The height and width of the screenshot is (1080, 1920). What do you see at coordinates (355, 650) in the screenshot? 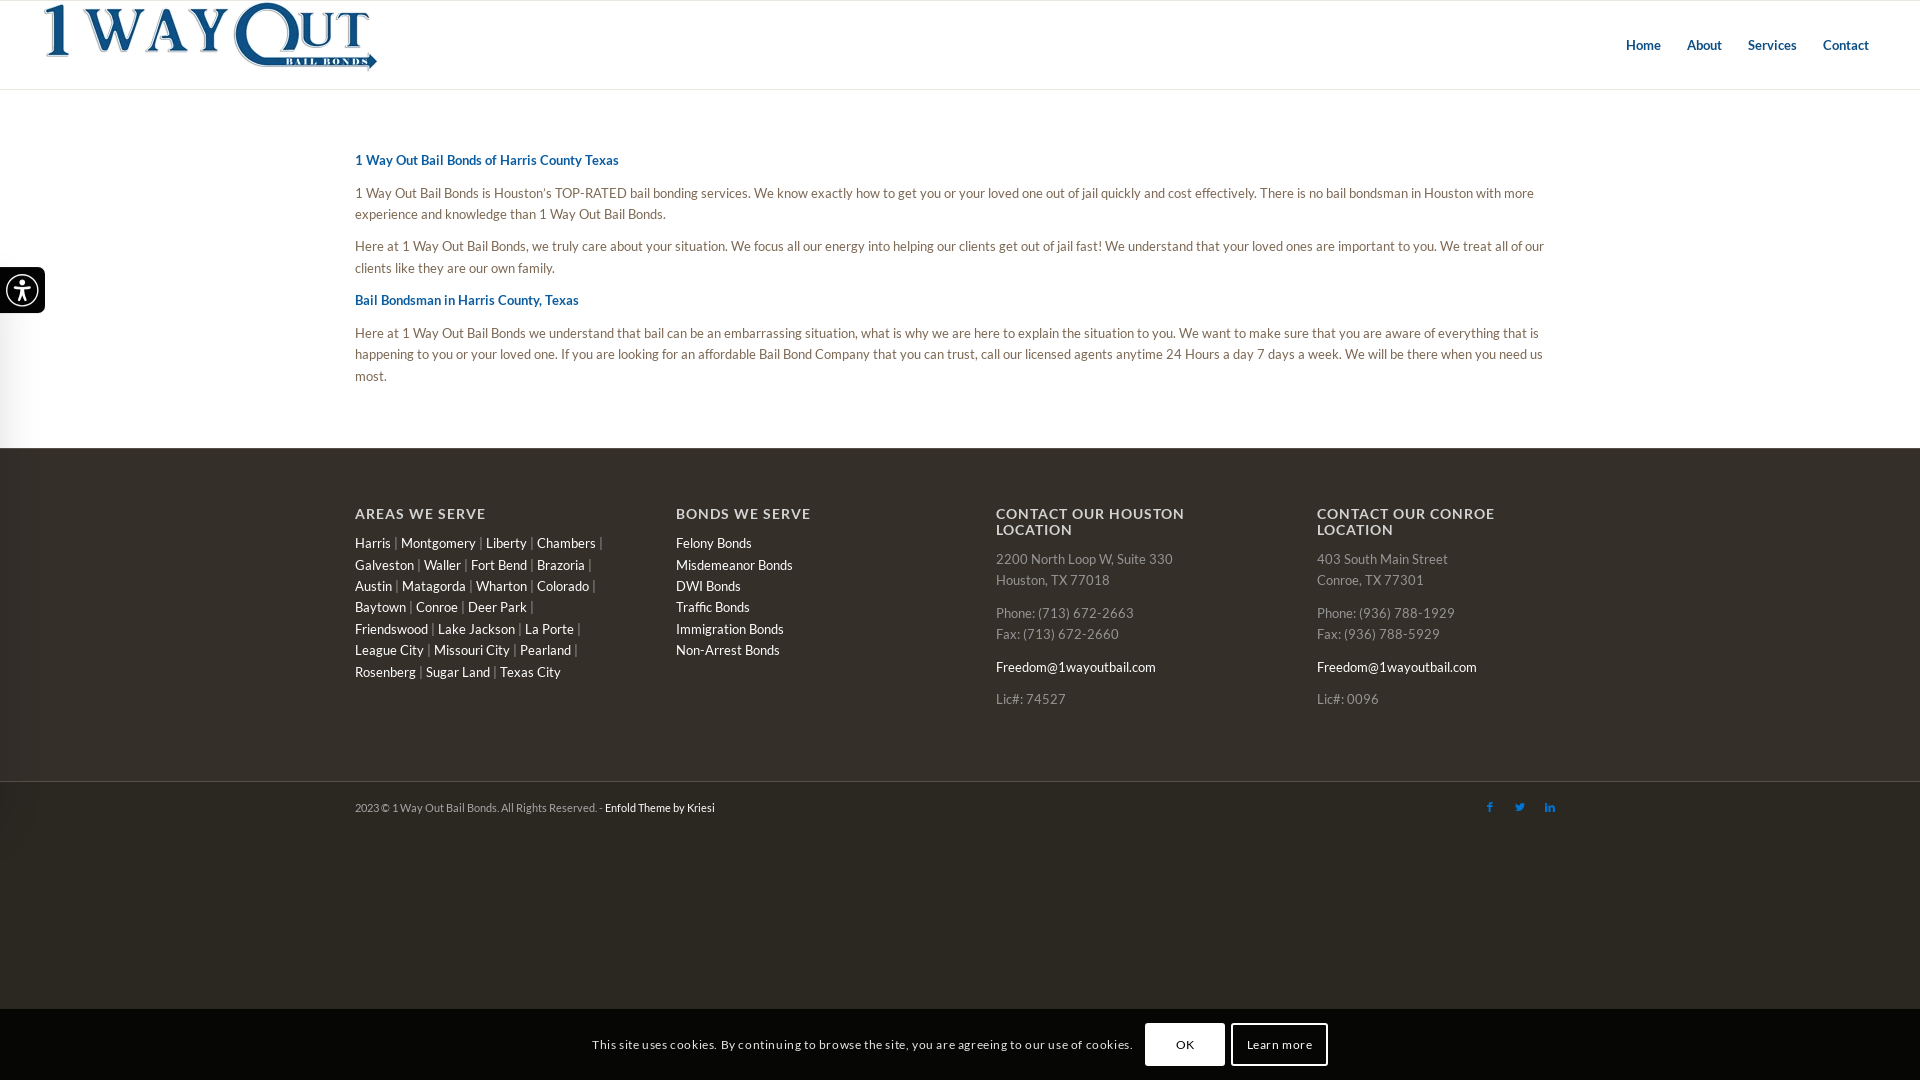
I see `'League City'` at bounding box center [355, 650].